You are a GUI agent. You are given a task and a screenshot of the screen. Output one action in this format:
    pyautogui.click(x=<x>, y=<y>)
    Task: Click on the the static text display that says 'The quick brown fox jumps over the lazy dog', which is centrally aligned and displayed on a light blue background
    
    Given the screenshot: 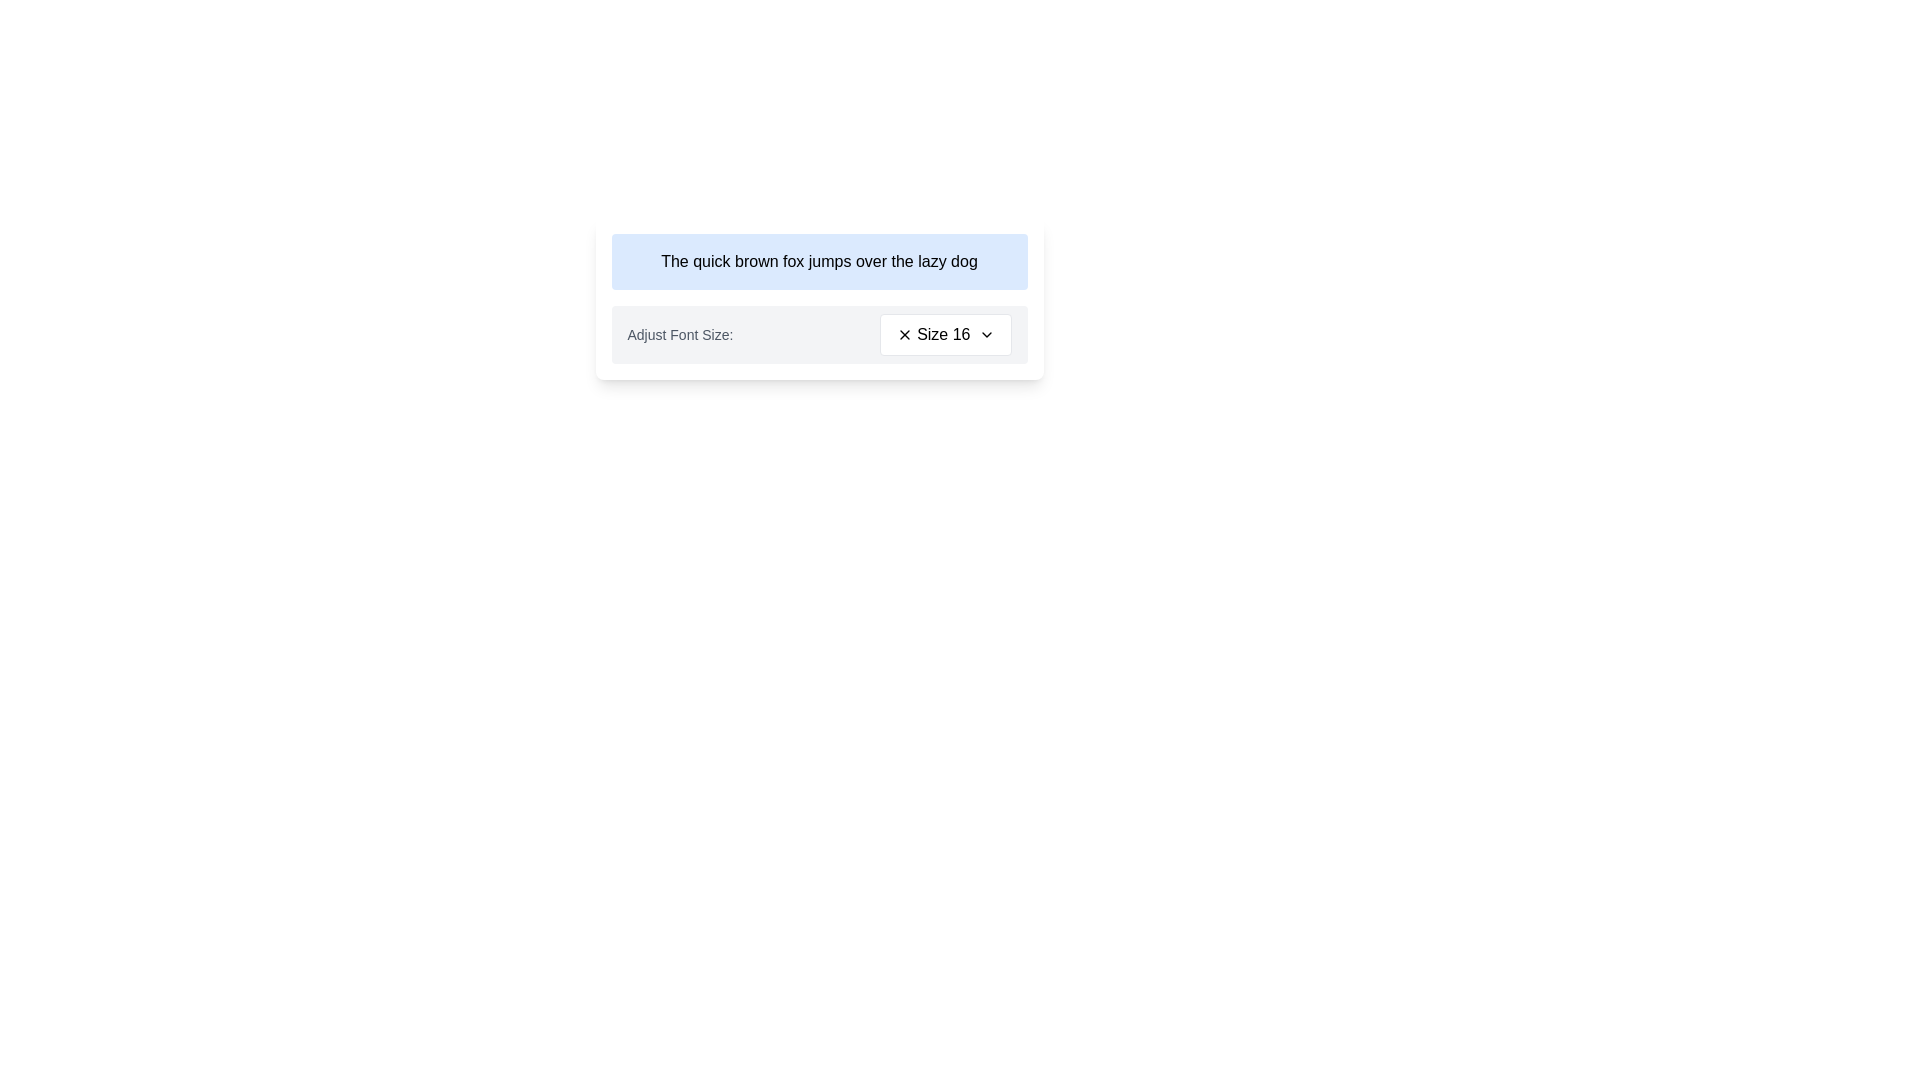 What is the action you would take?
    pyautogui.click(x=819, y=261)
    